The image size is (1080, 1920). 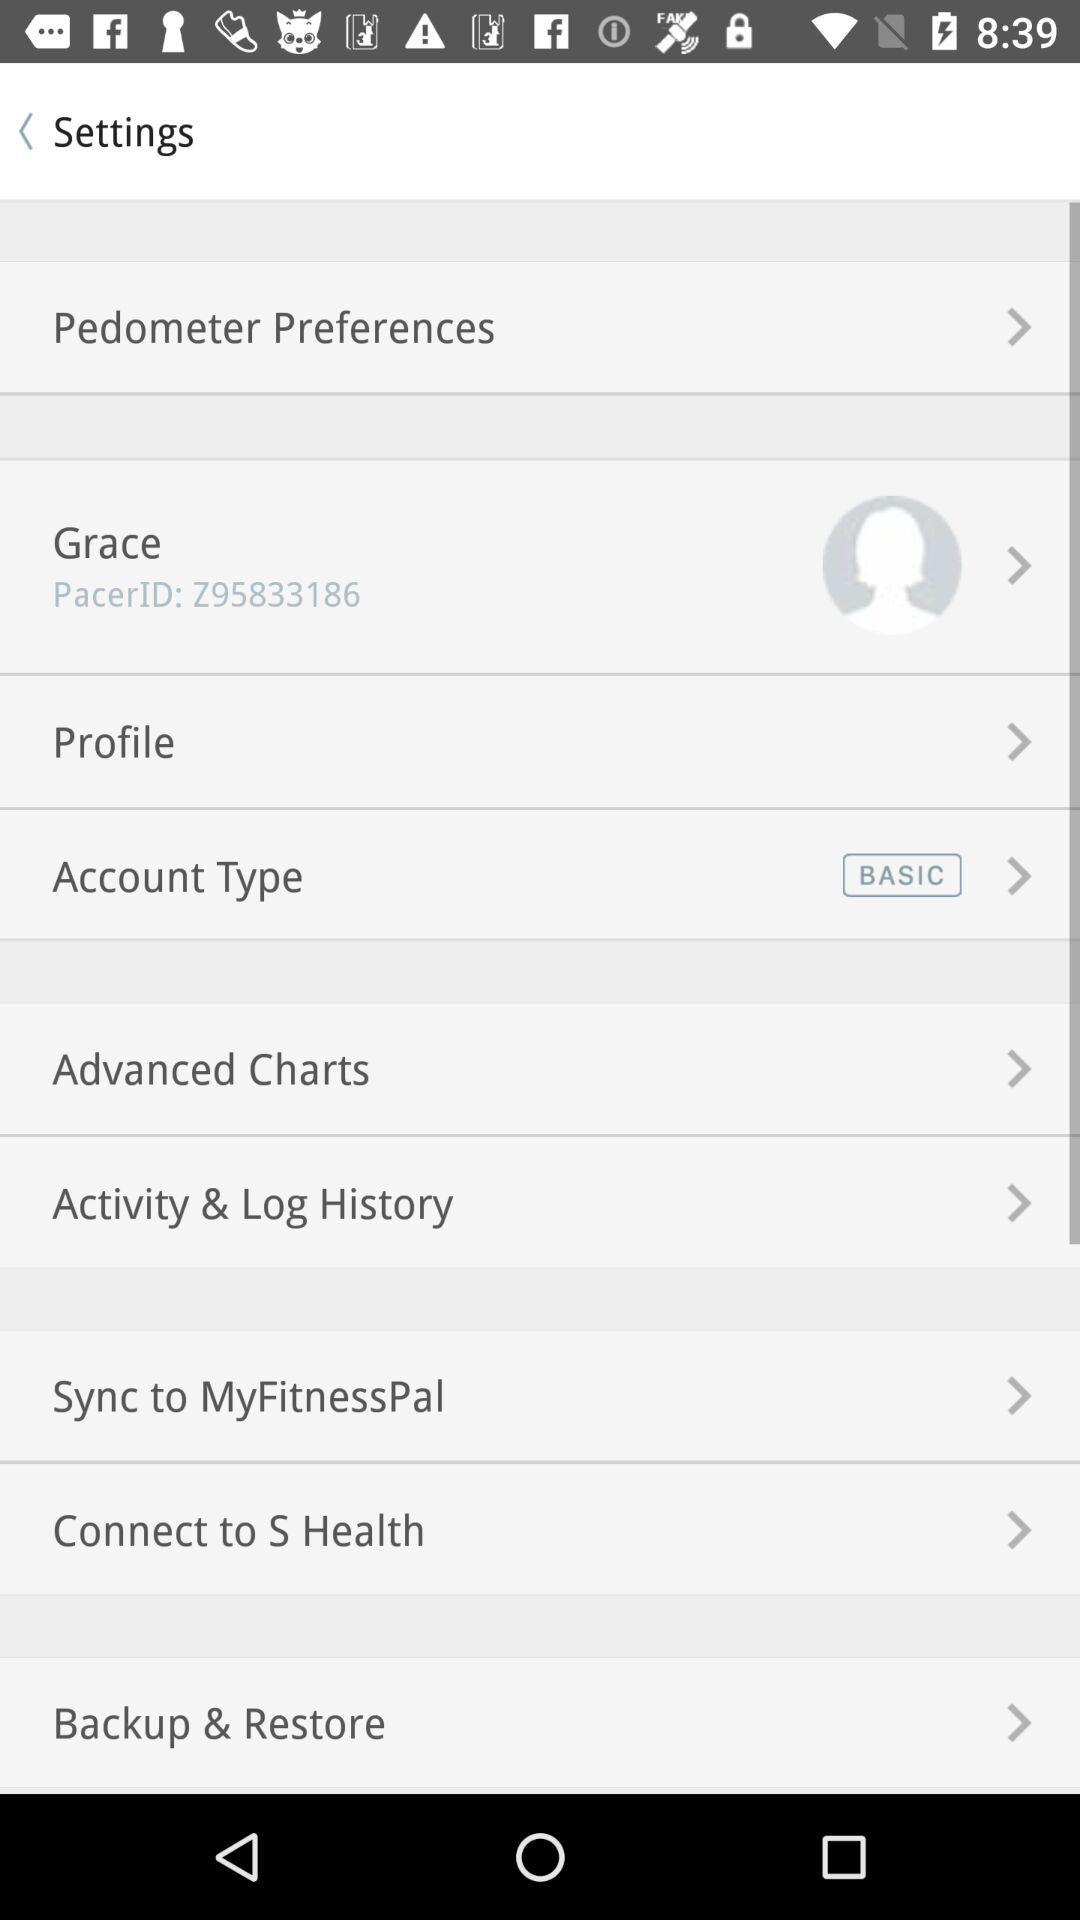 What do you see at coordinates (150, 875) in the screenshot?
I see `the account type item` at bounding box center [150, 875].